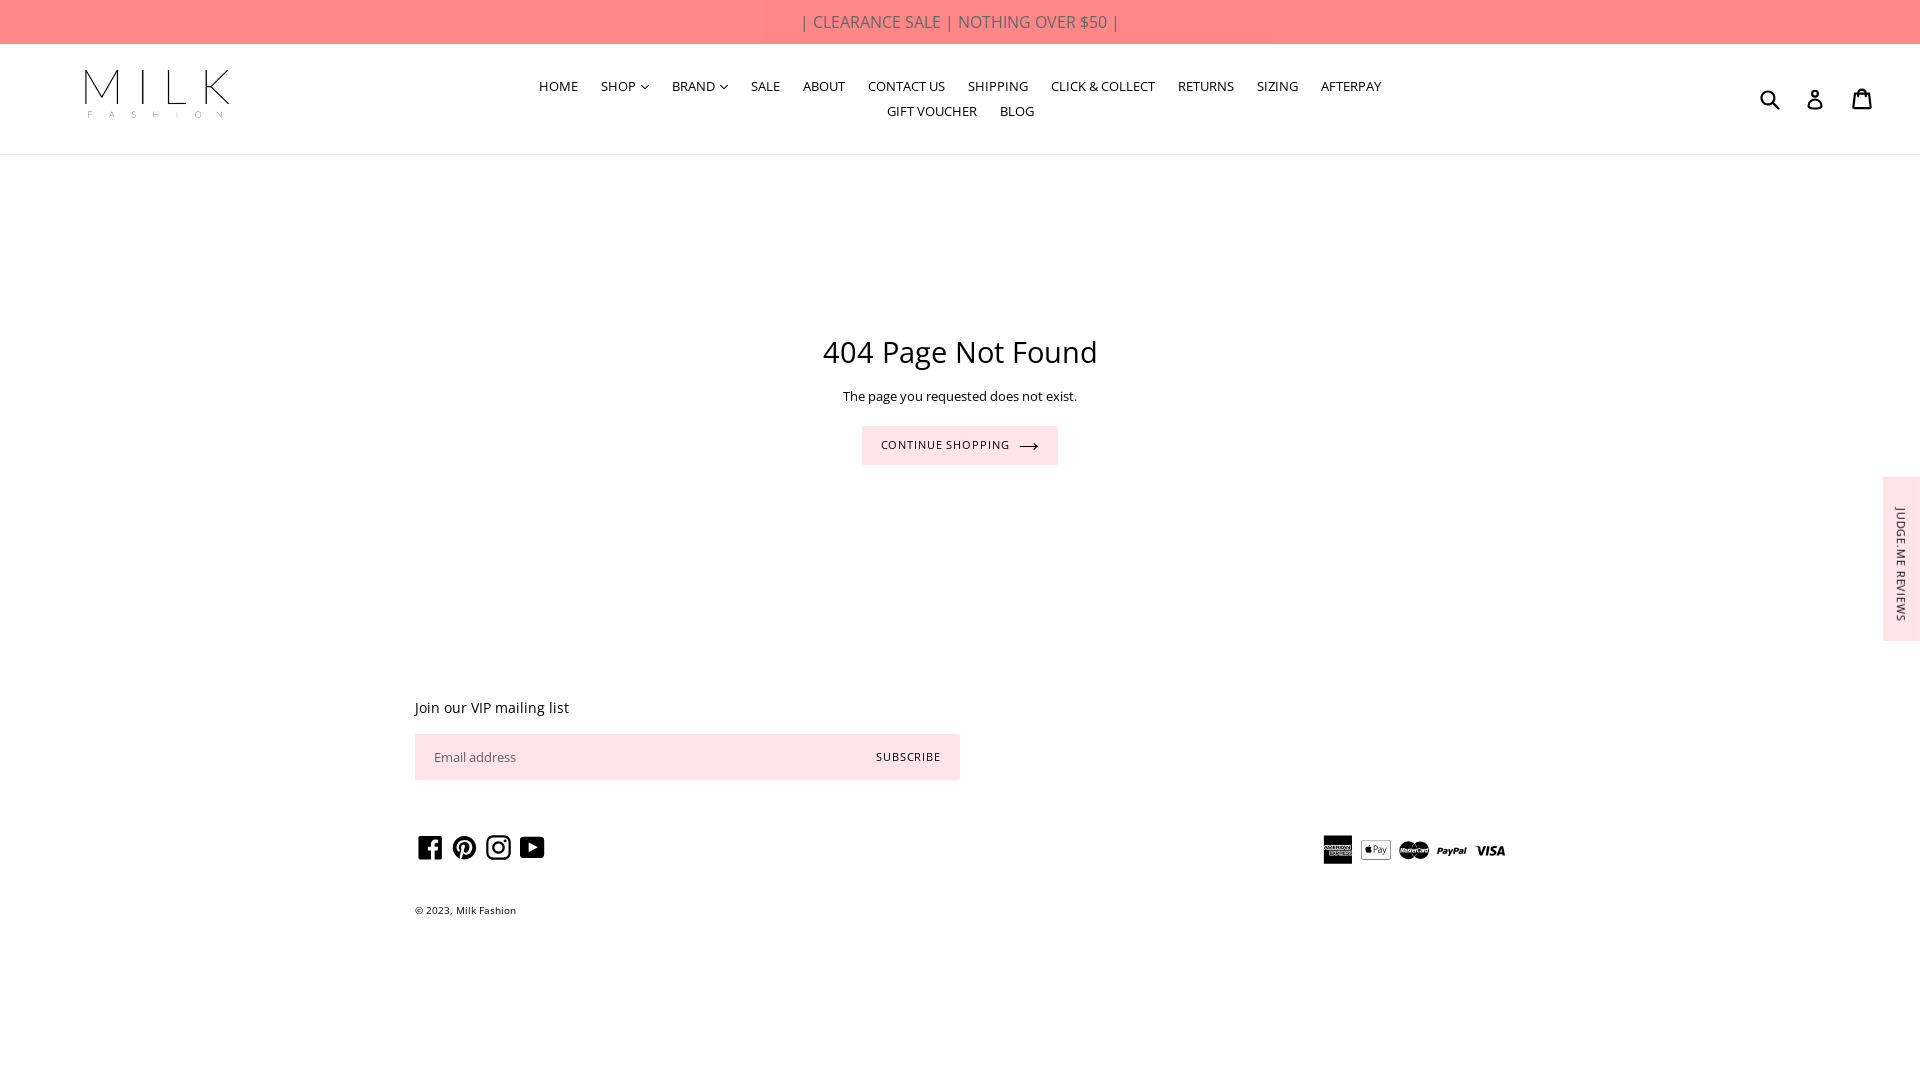 The width and height of the screenshot is (1920, 1080). Describe the element at coordinates (463, 847) in the screenshot. I see `'Pinterest'` at that location.